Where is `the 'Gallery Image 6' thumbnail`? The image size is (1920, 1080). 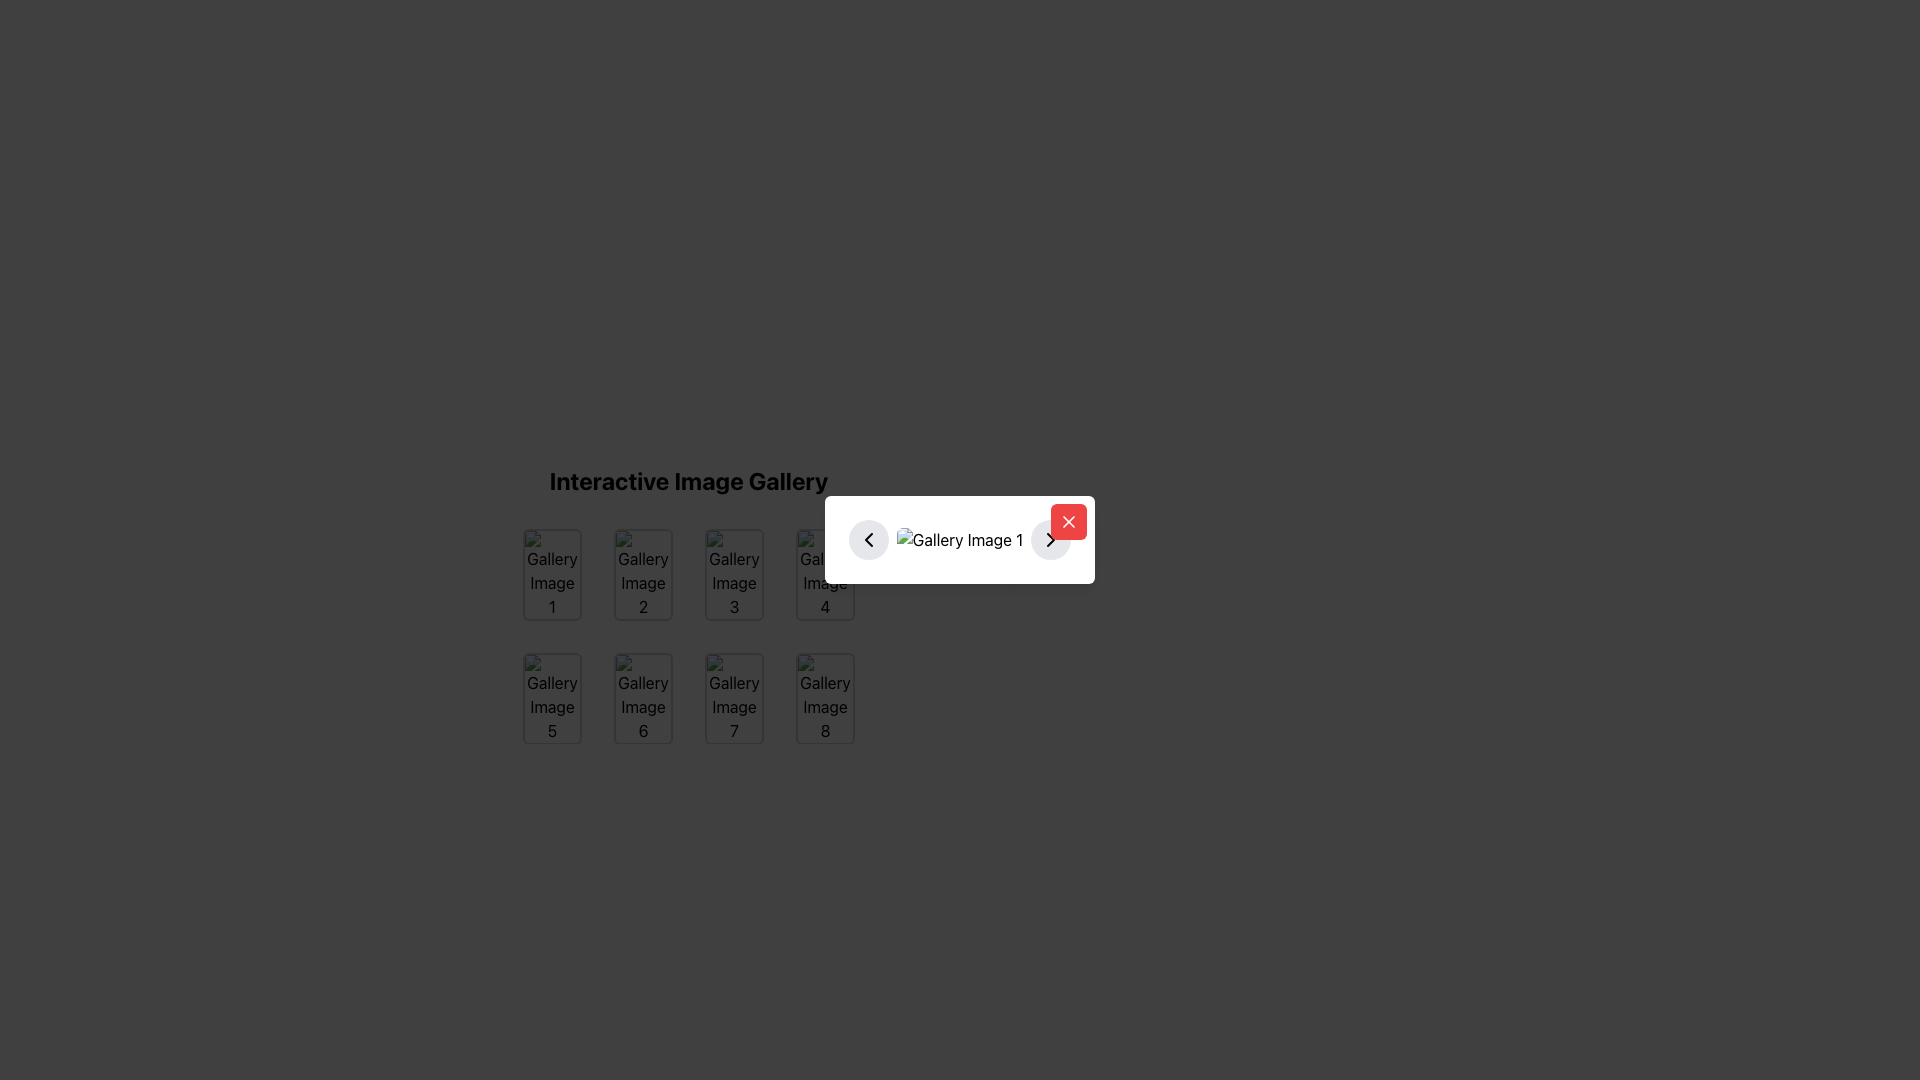 the 'Gallery Image 6' thumbnail is located at coordinates (643, 697).